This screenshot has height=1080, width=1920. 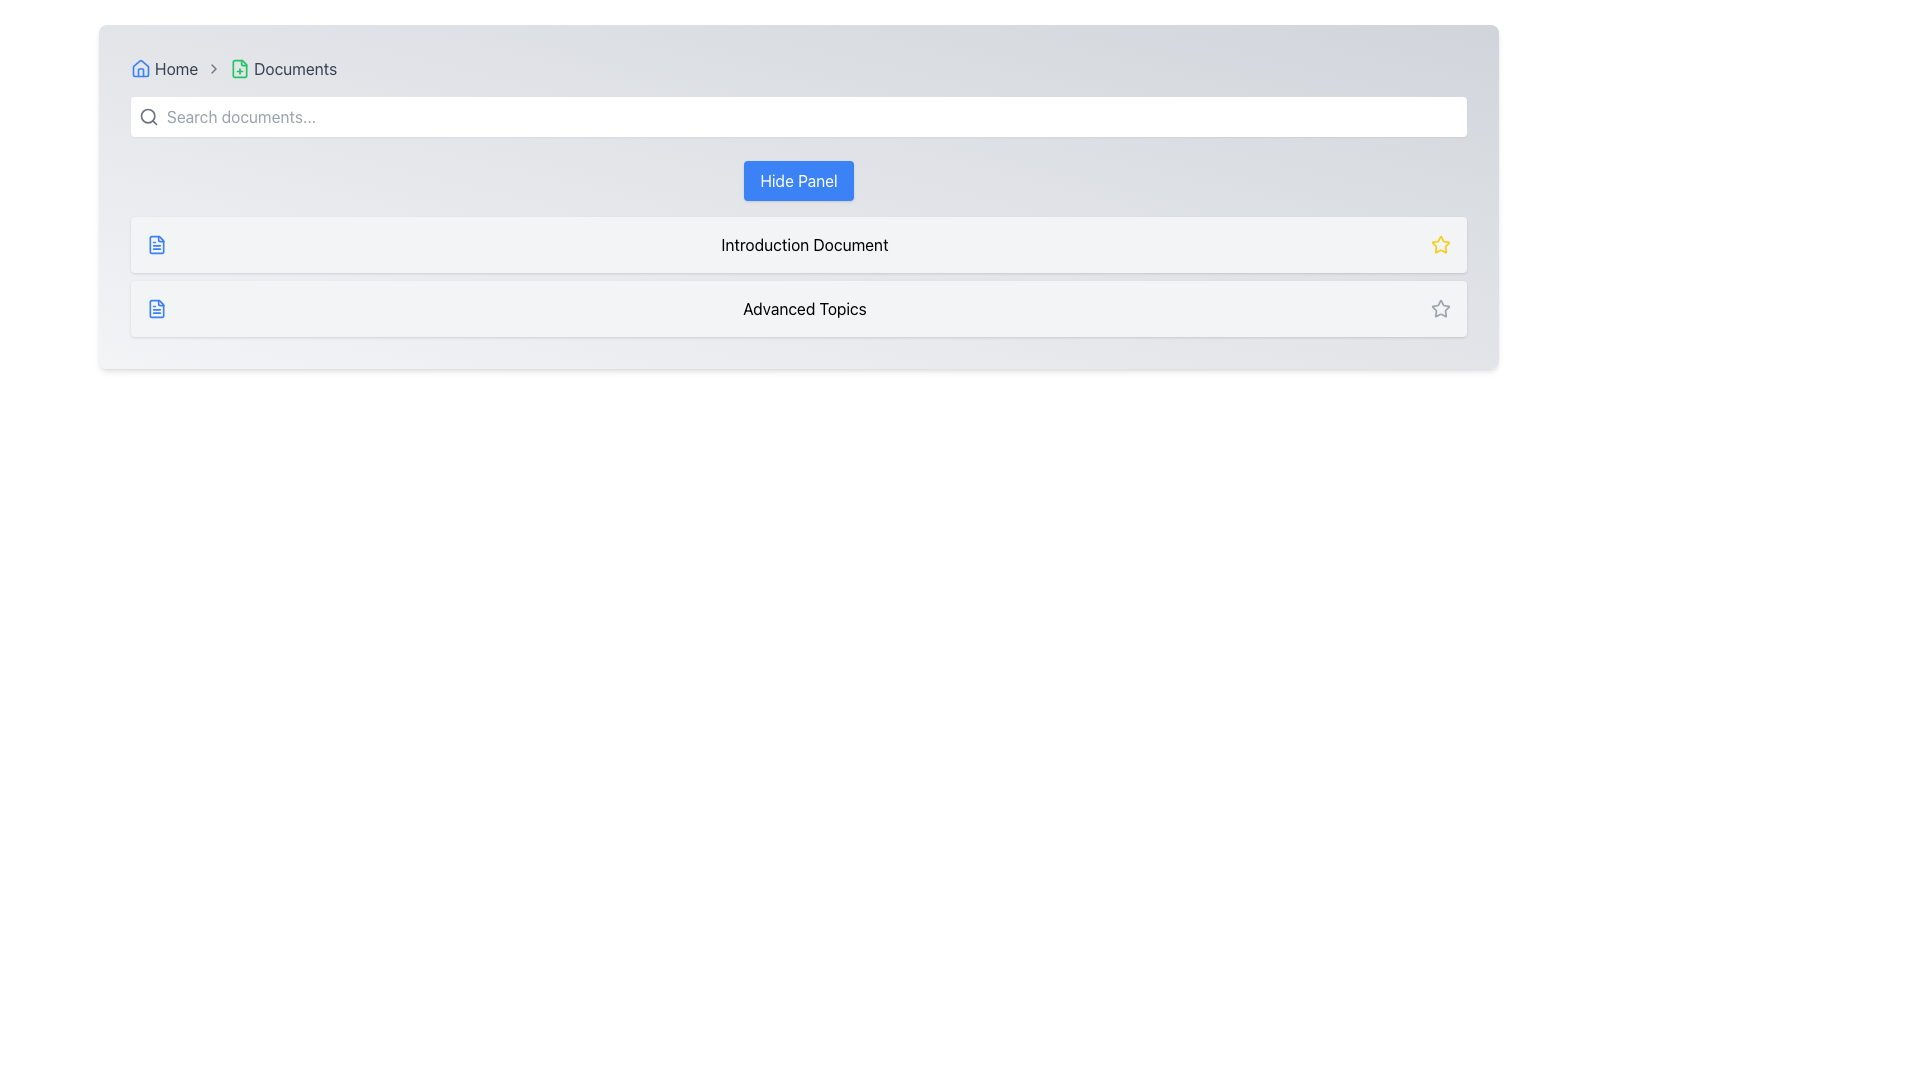 What do you see at coordinates (156, 244) in the screenshot?
I see `the icon representing the 'Introduction Document' located in the first row of the list, preceding the text and to the left of the yellow star icon` at bounding box center [156, 244].